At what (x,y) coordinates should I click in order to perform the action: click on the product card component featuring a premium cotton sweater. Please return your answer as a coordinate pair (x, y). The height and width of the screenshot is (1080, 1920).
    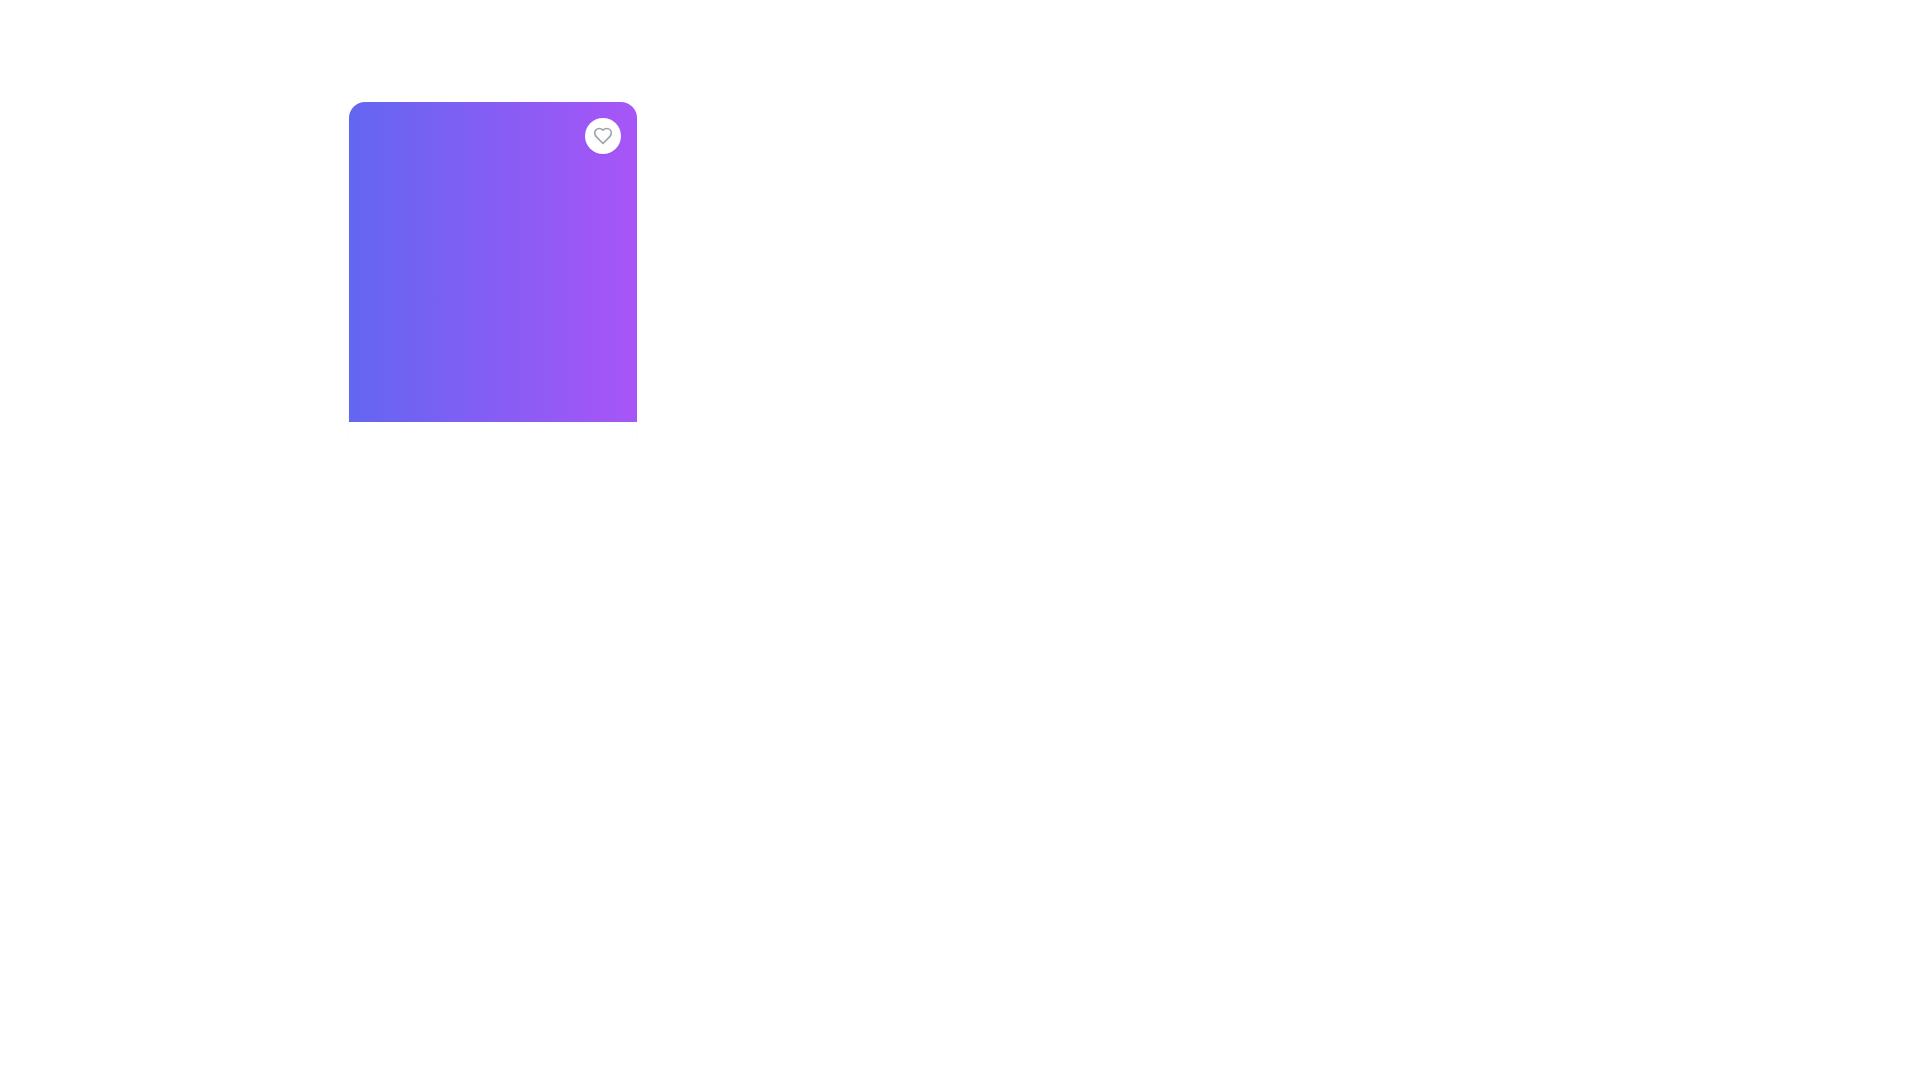
    Looking at the image, I should click on (493, 242).